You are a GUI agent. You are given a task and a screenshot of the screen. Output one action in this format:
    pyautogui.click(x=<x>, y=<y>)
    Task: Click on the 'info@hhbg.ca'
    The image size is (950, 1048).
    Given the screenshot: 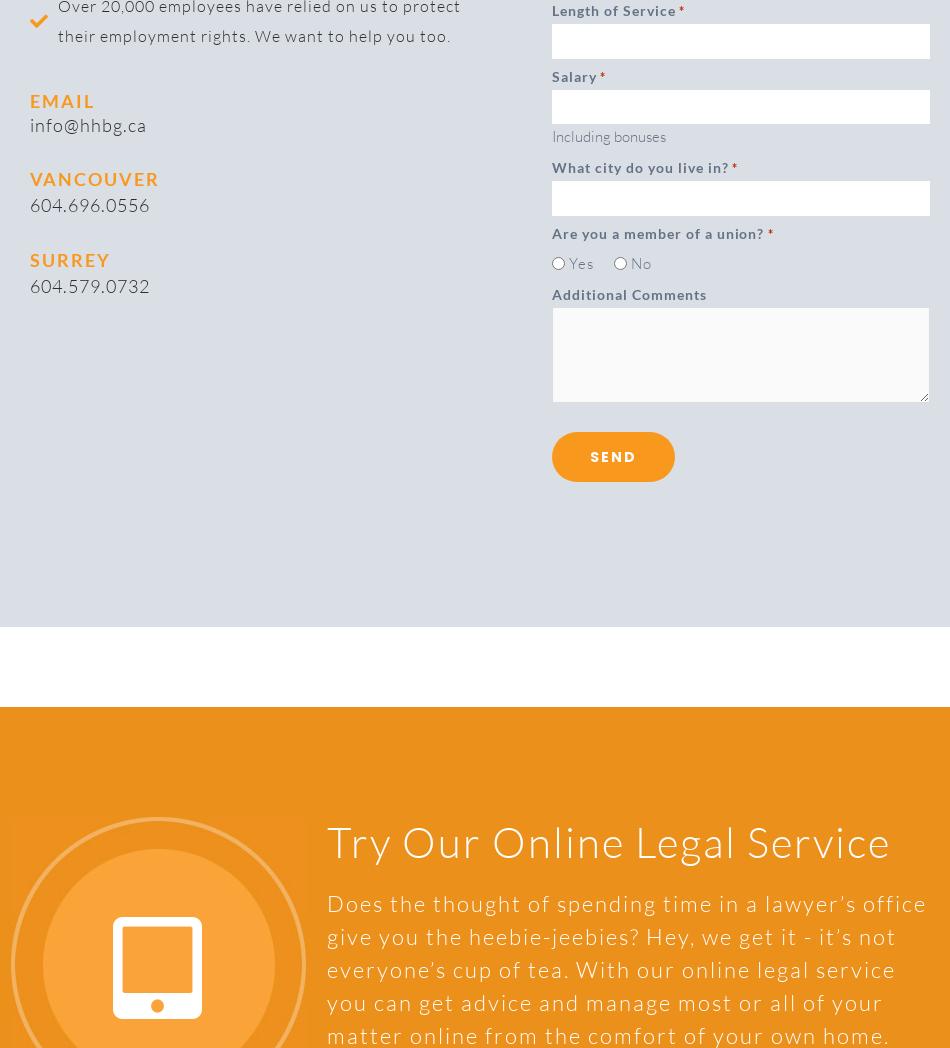 What is the action you would take?
    pyautogui.click(x=88, y=122)
    